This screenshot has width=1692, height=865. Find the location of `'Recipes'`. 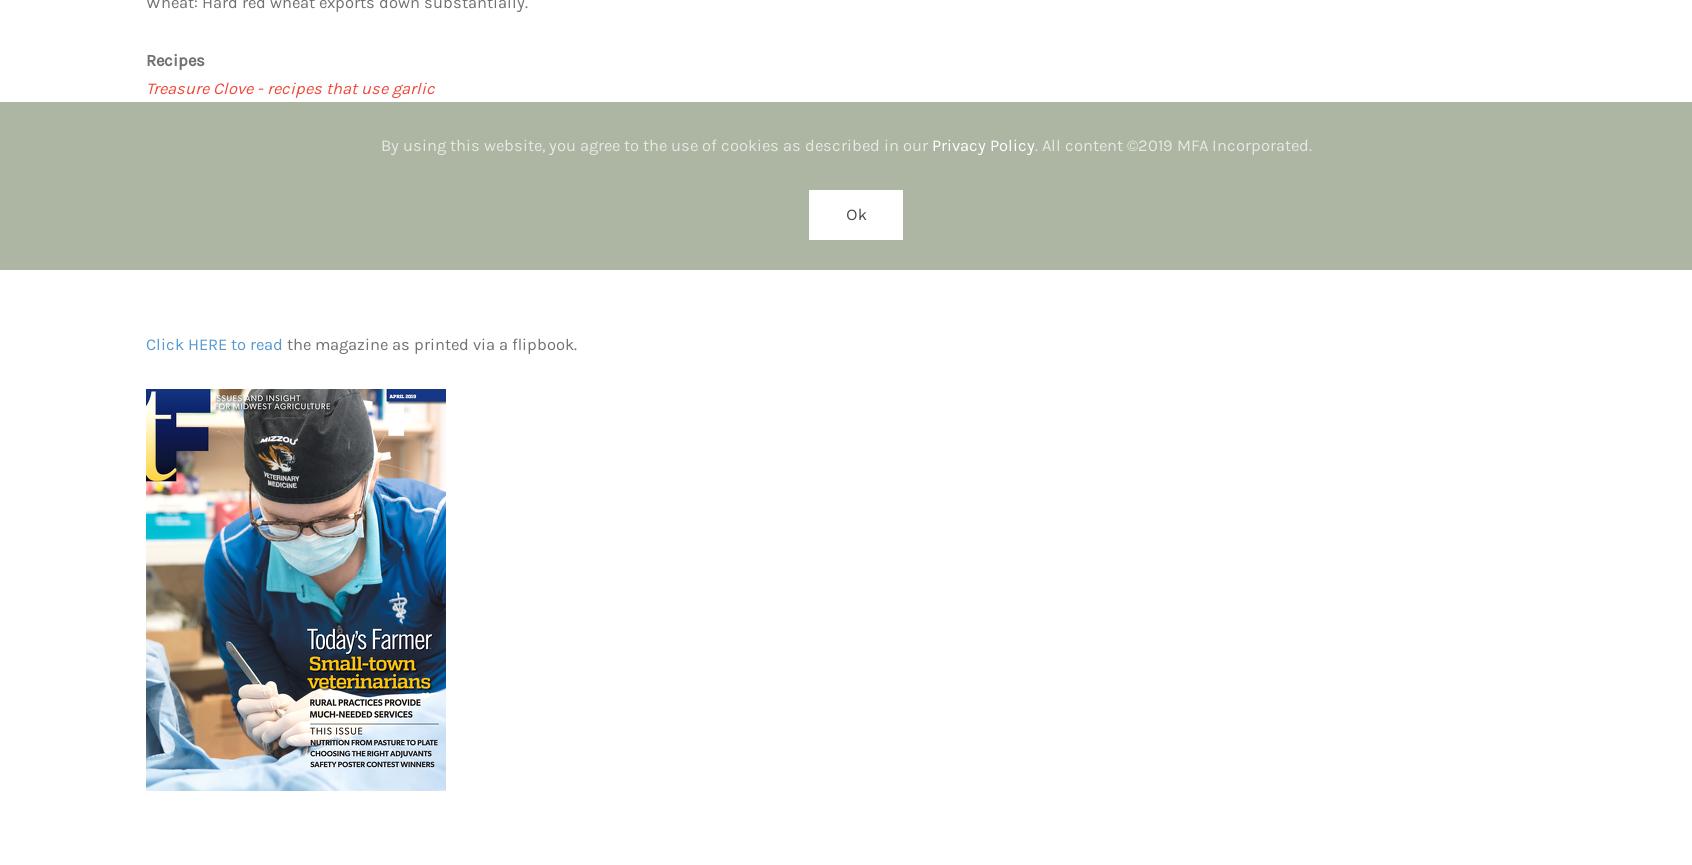

'Recipes' is located at coordinates (174, 59).